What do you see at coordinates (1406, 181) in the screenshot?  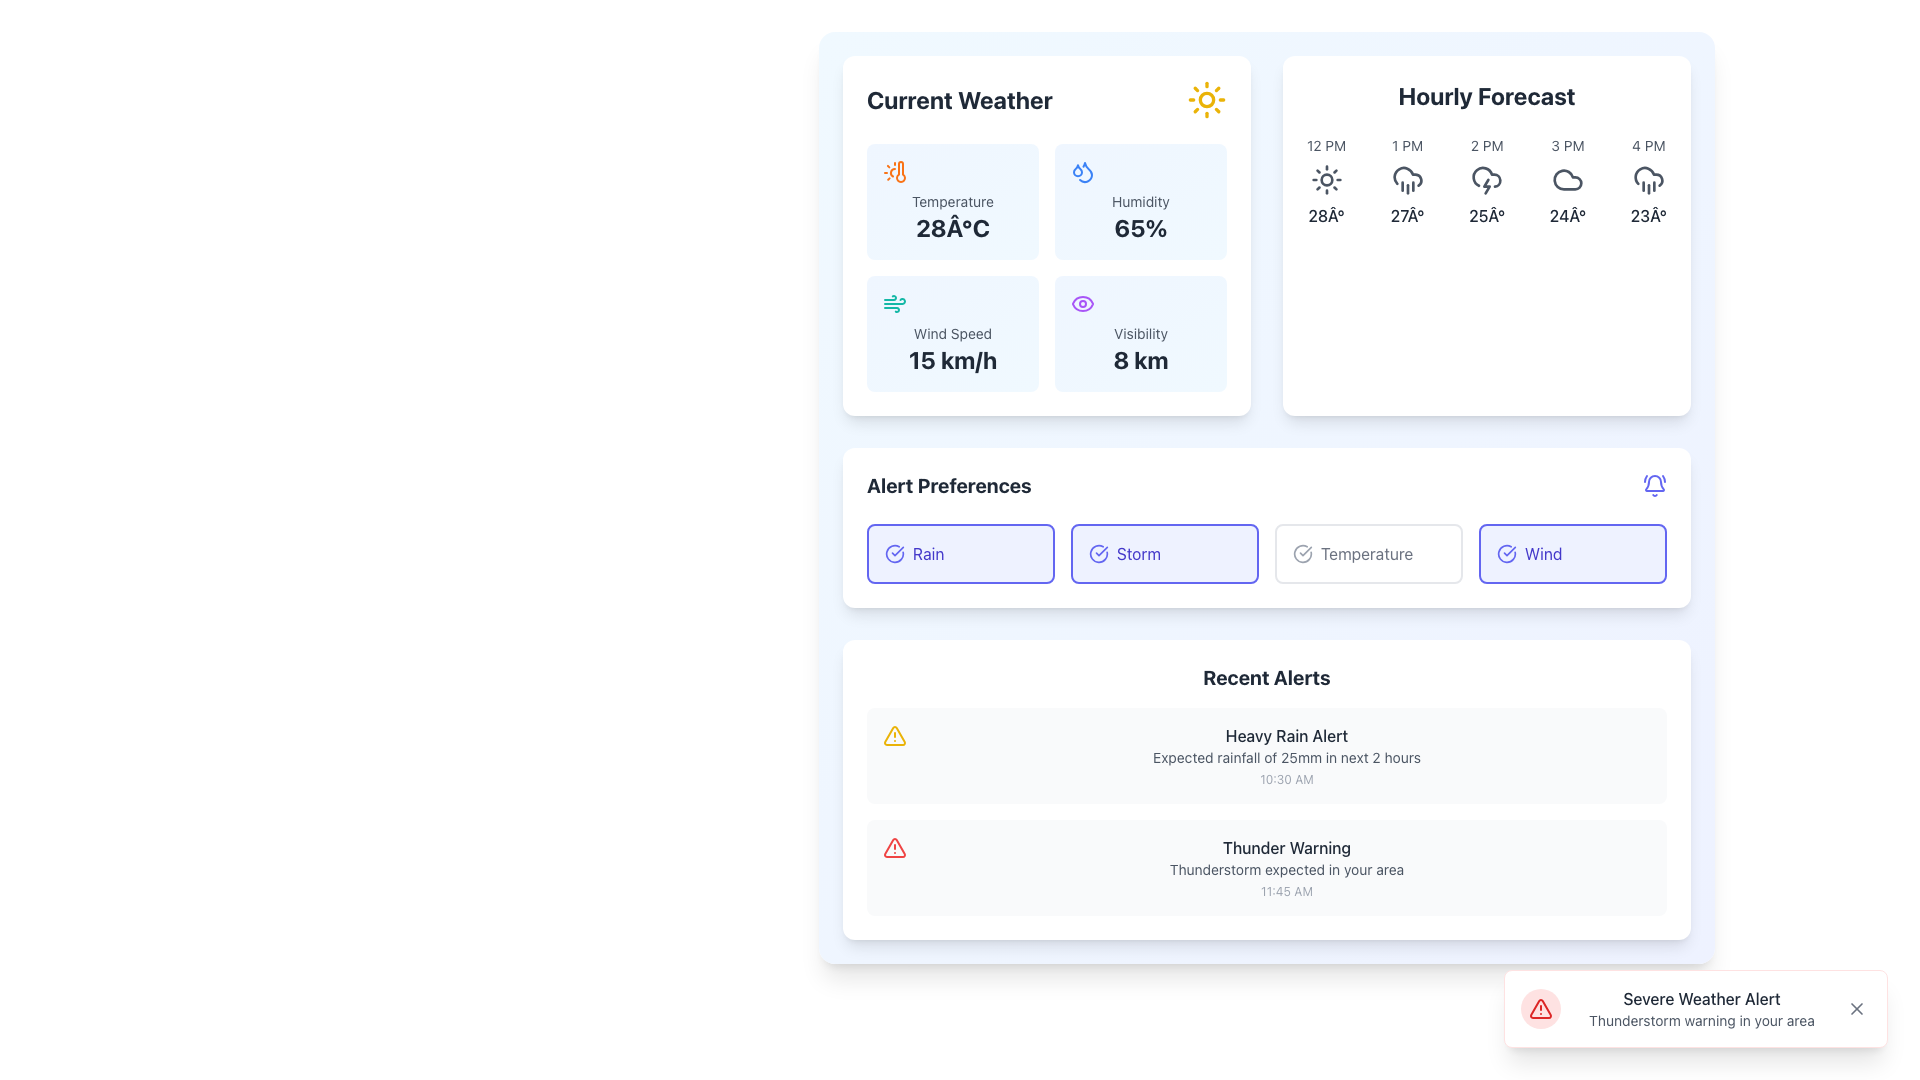 I see `the Static Information Display element that shows the weather forecast for 1 PM, which includes rain icons and a temperature of 27°C, located in the second column of the 'Hourly Forecast' section` at bounding box center [1406, 181].